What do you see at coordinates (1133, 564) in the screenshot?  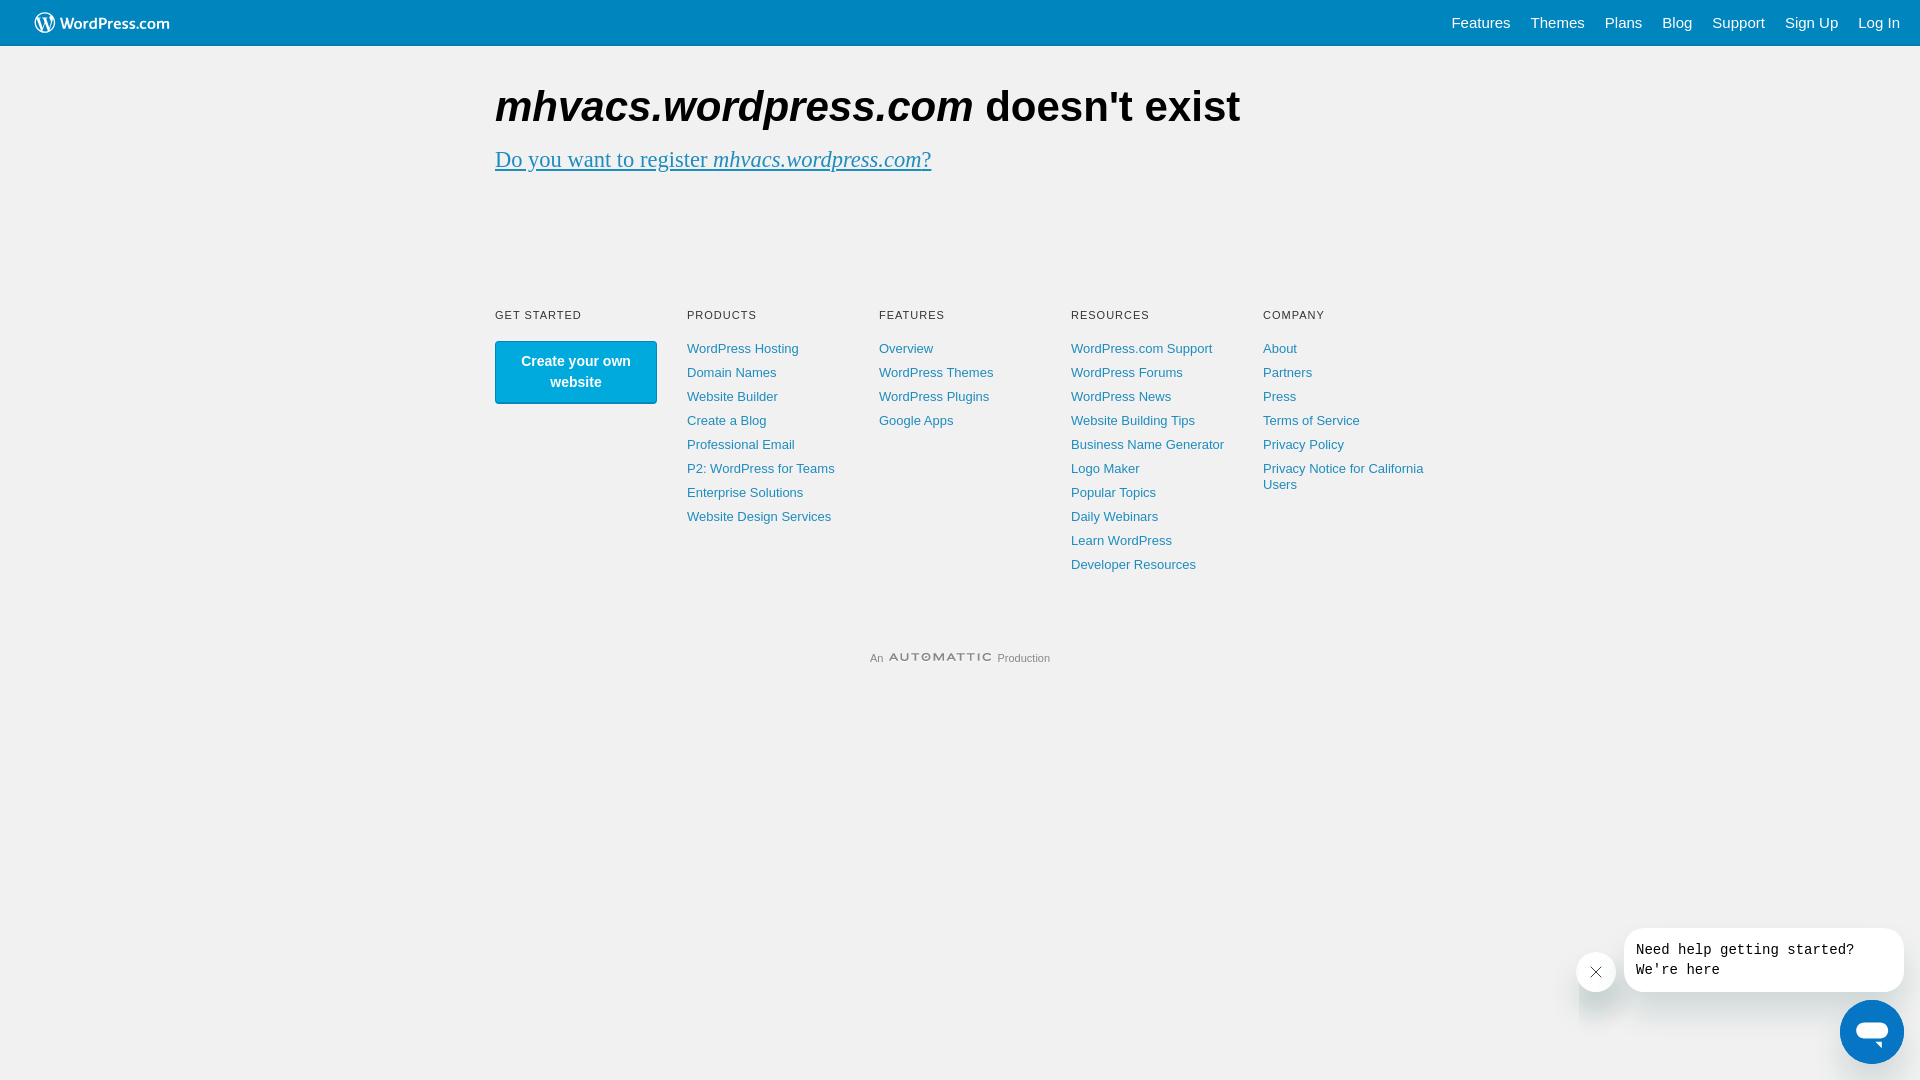 I see `'Developer Resources'` at bounding box center [1133, 564].